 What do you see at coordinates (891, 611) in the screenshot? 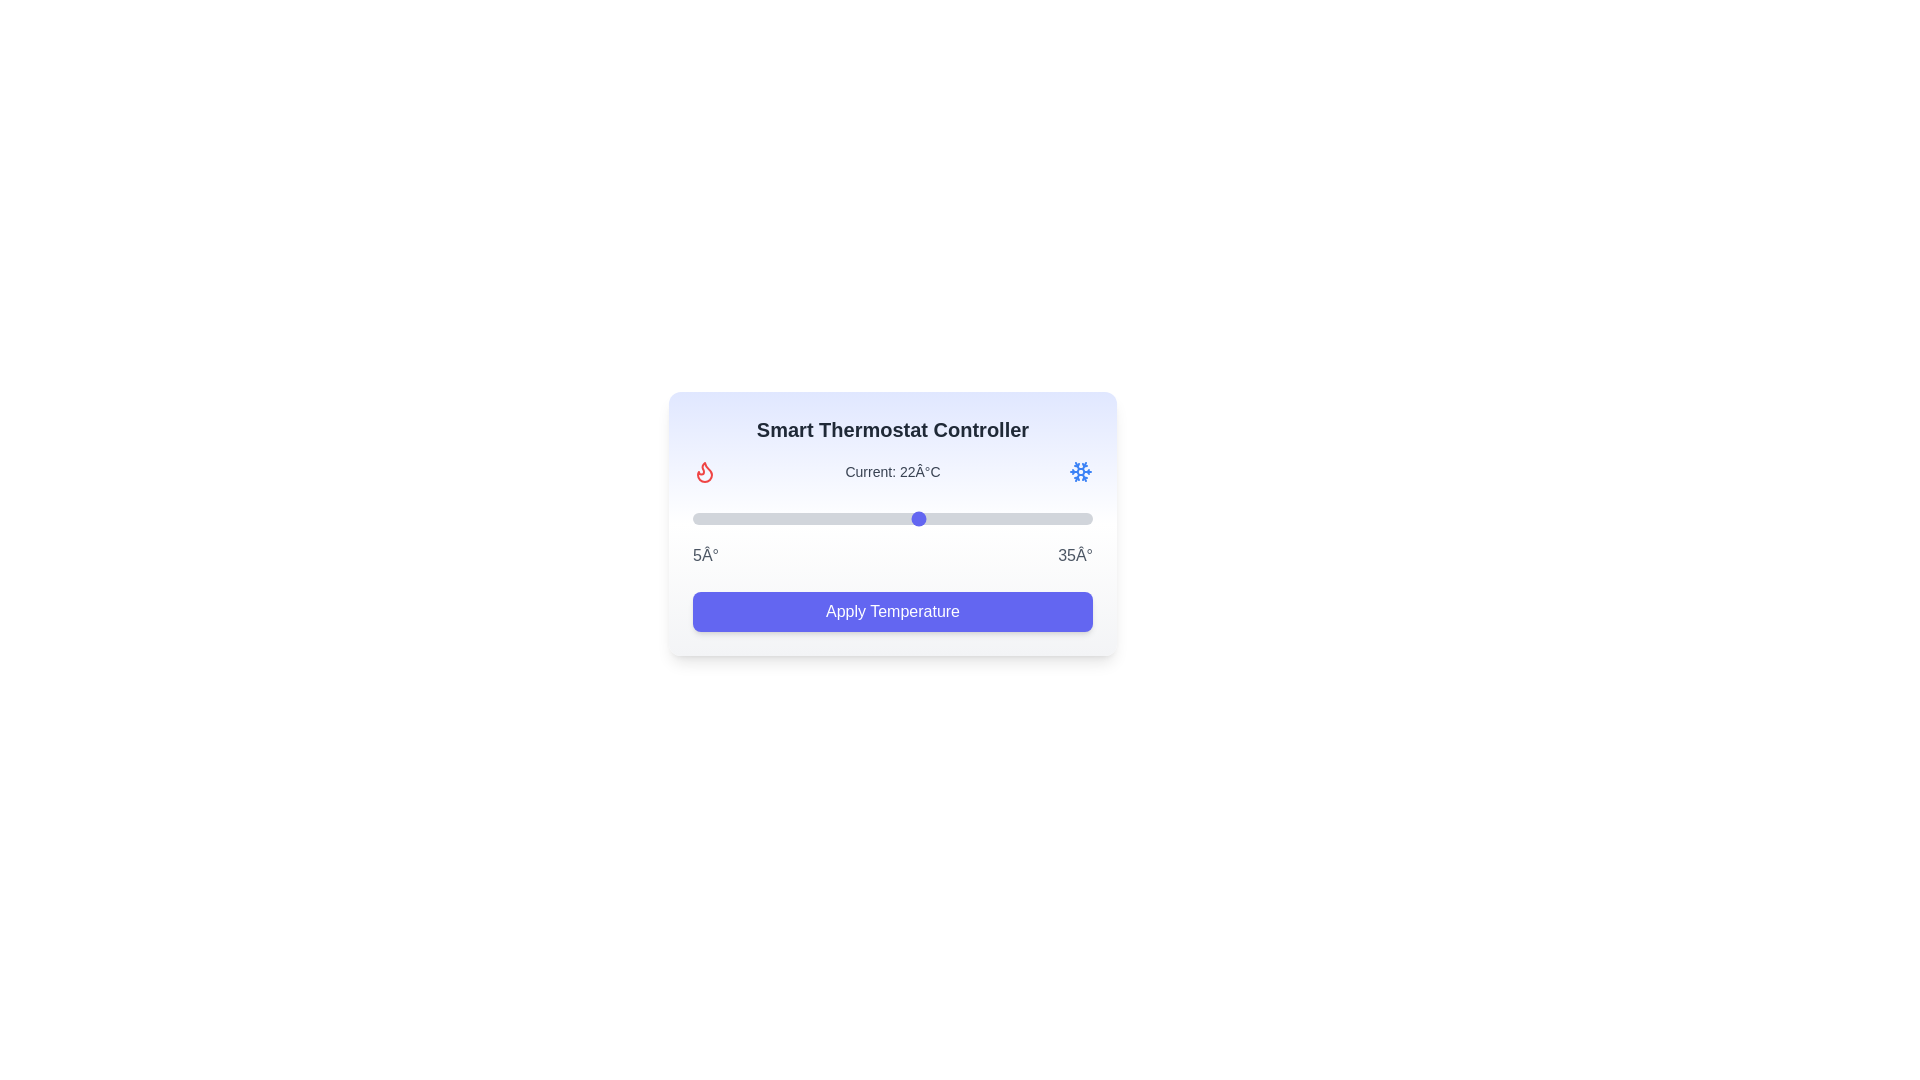
I see `'Apply Temperature' button` at bounding box center [891, 611].